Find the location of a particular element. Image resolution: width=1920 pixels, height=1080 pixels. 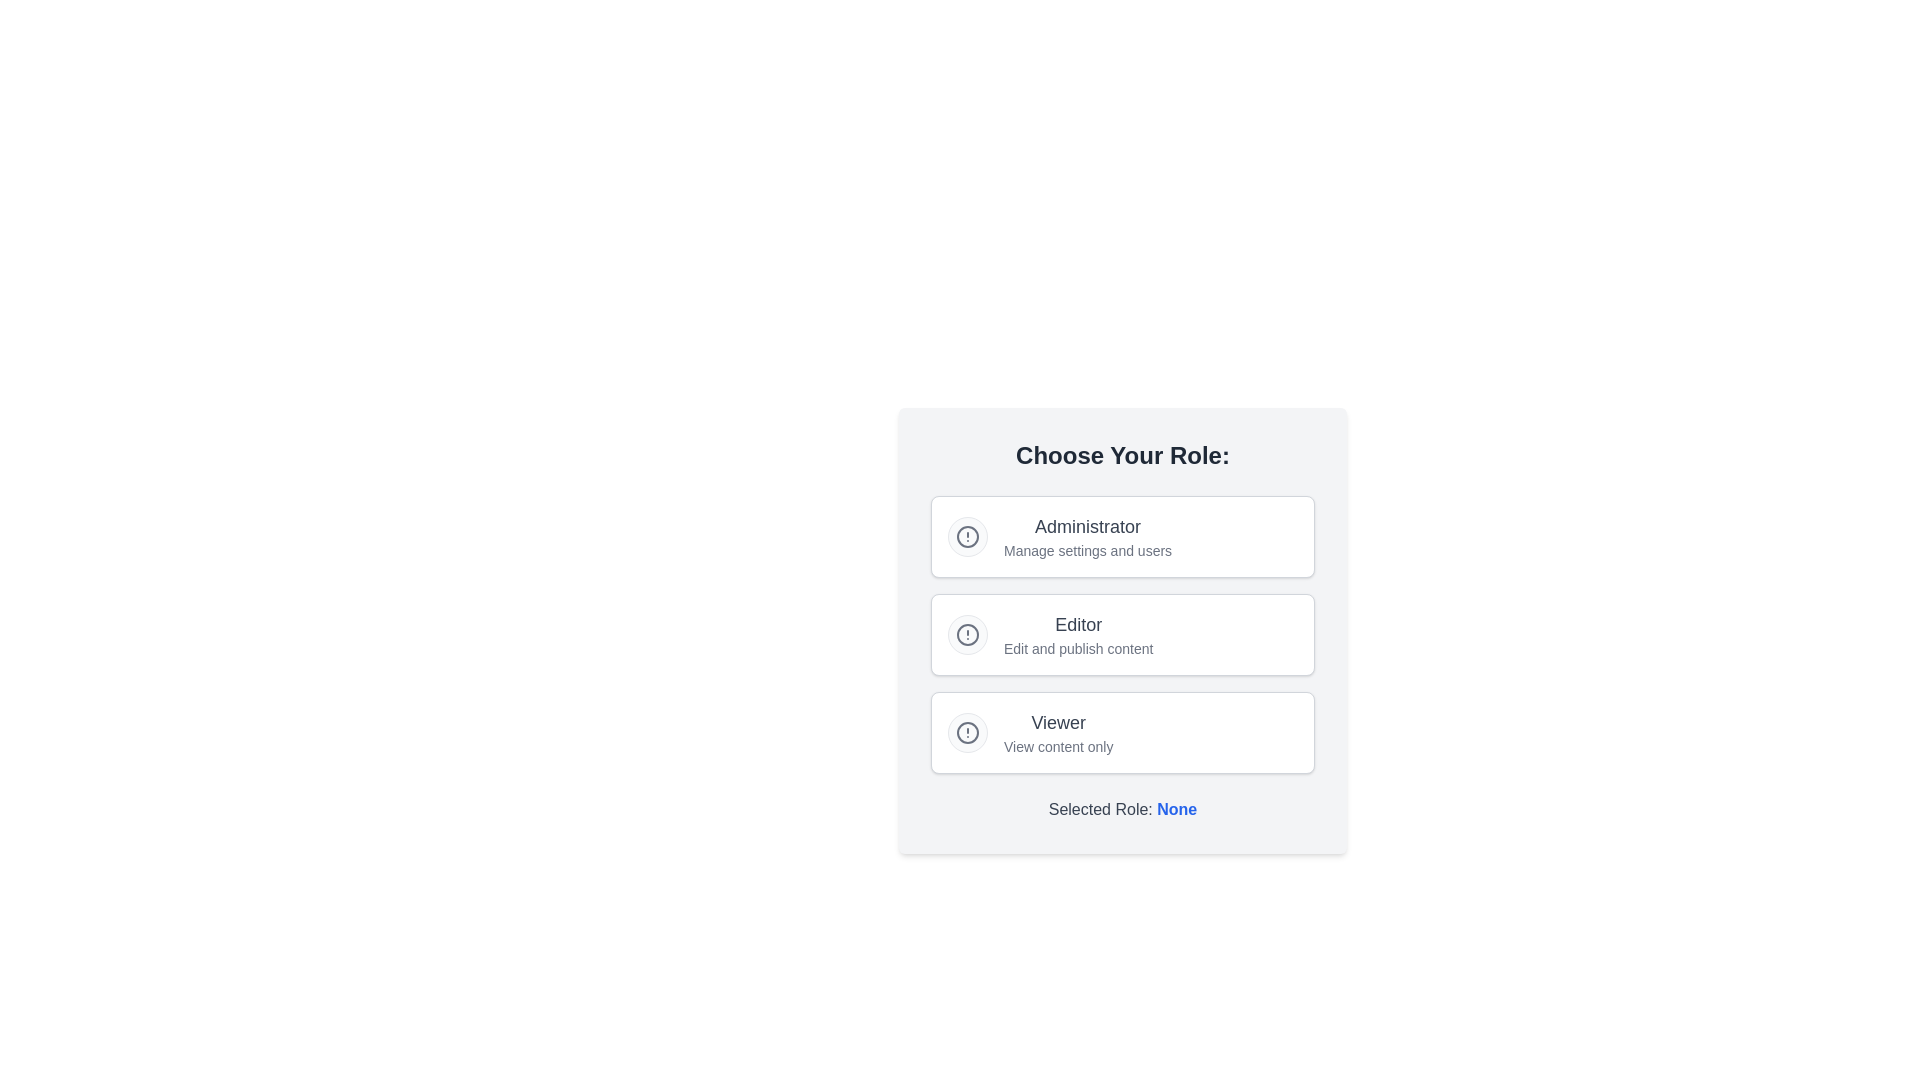

the alert icon associated with the 'Editor' role, which is located within the 'Editor' option in the list of roles, positioned to the left of the 'Edit and publish content' text is located at coordinates (968, 635).